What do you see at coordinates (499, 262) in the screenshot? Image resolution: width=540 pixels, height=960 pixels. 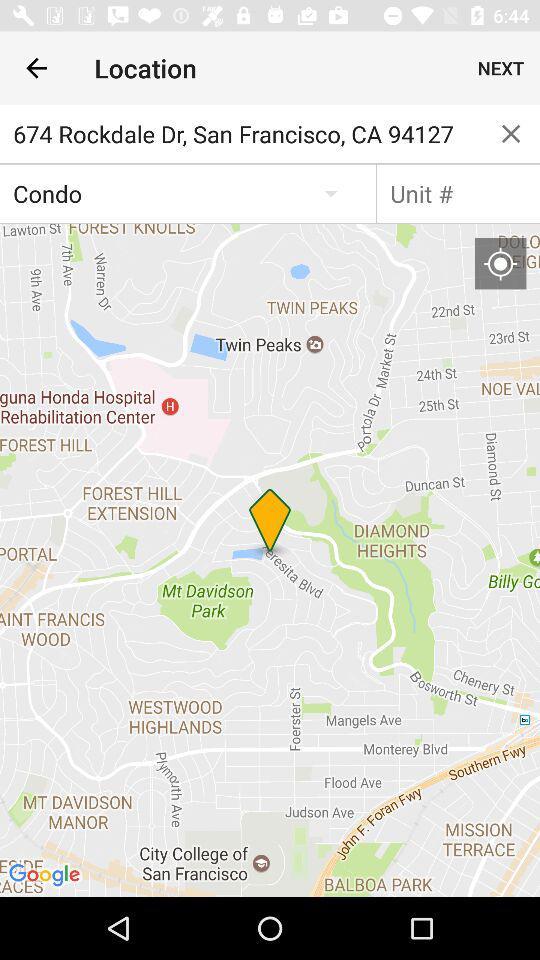 I see `localize home` at bounding box center [499, 262].